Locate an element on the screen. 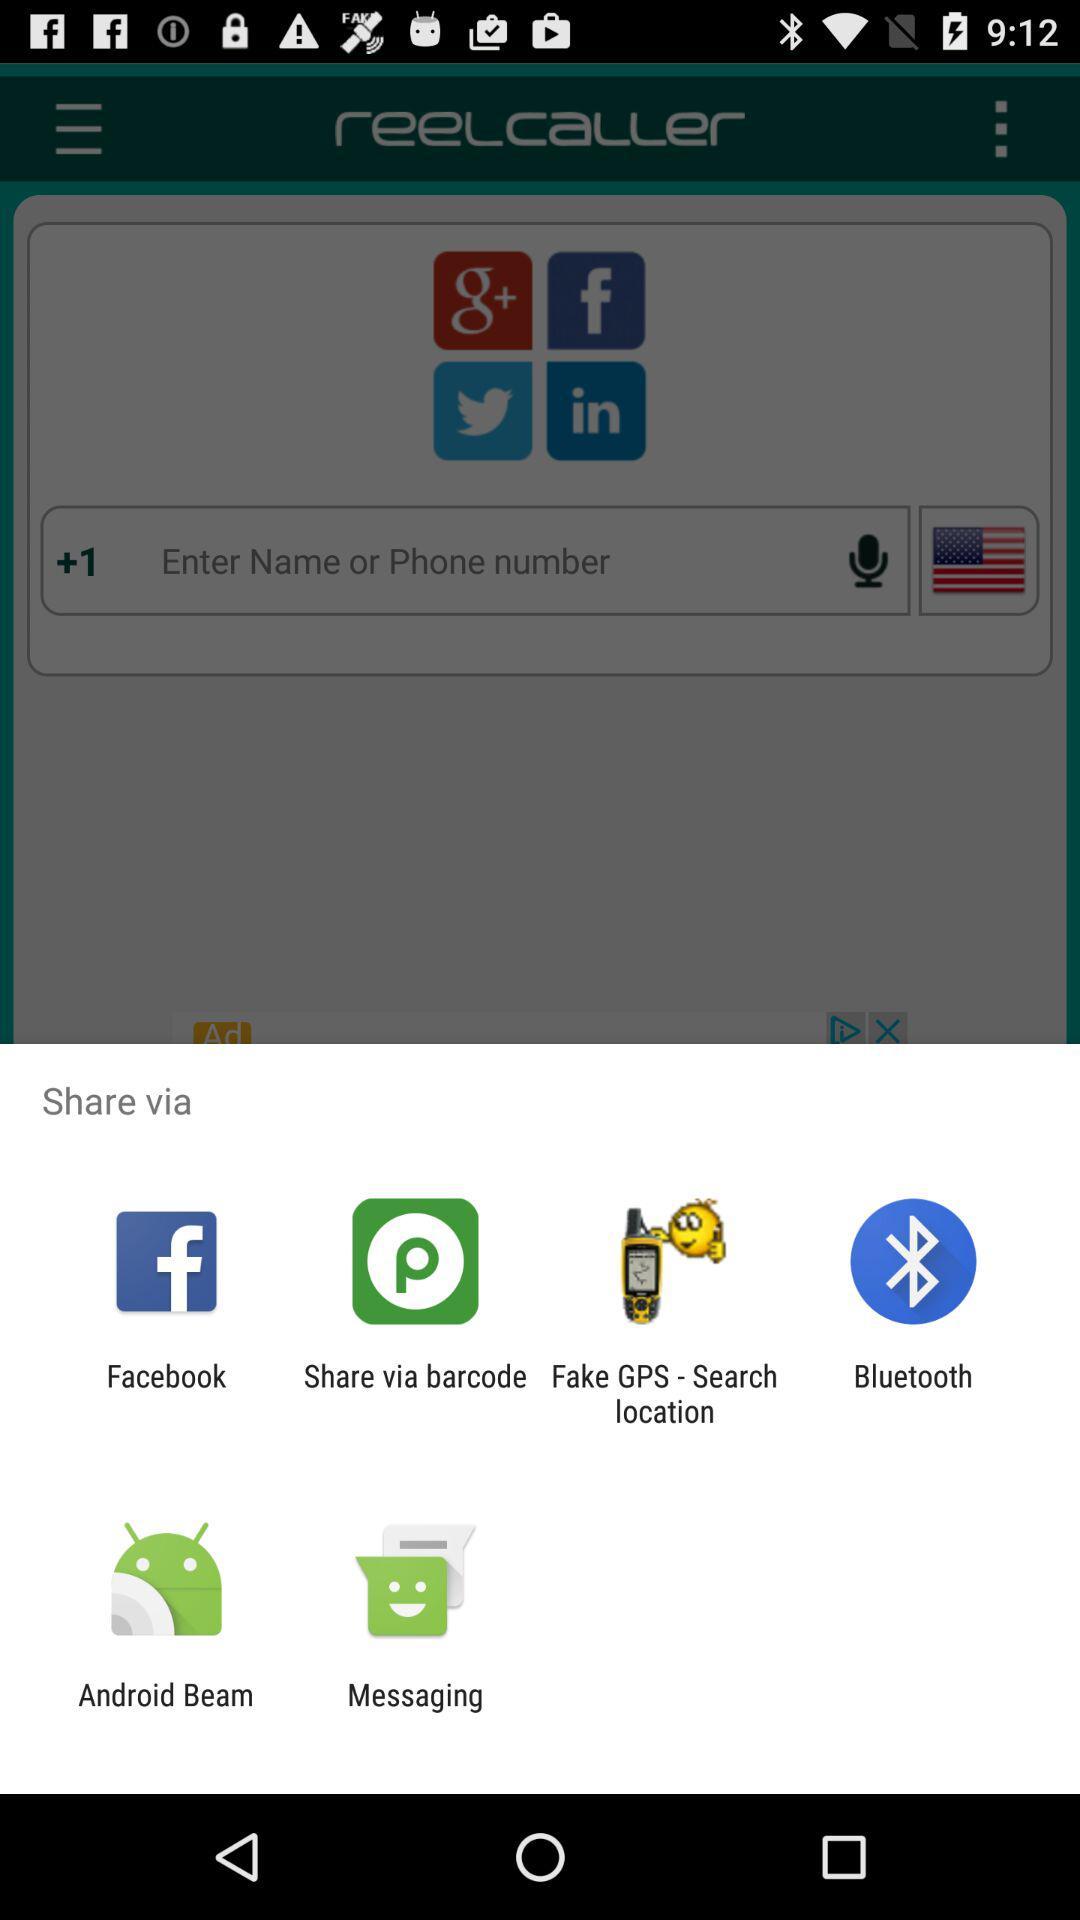  the icon to the left of bluetooth item is located at coordinates (664, 1392).